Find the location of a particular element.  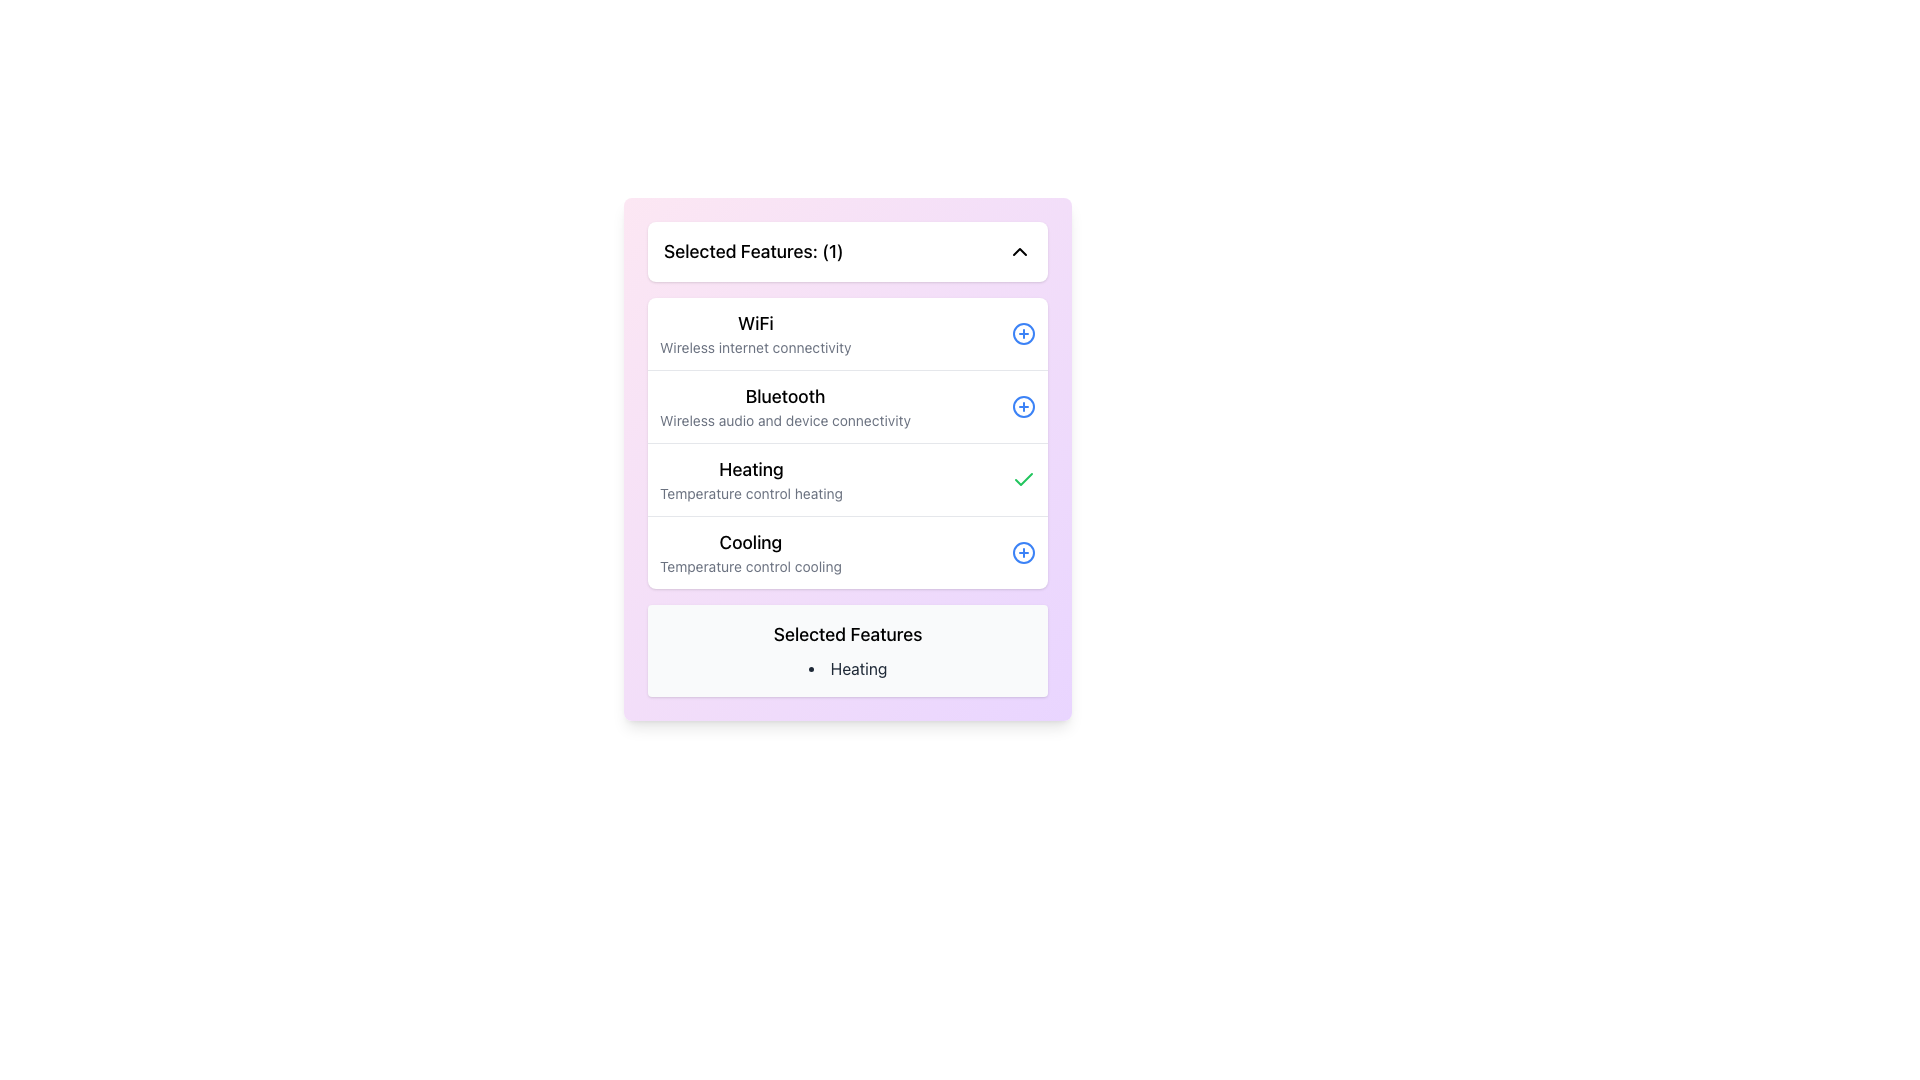

items within the Interactive feature card titled 'Selected Features: (1)' is located at coordinates (848, 459).